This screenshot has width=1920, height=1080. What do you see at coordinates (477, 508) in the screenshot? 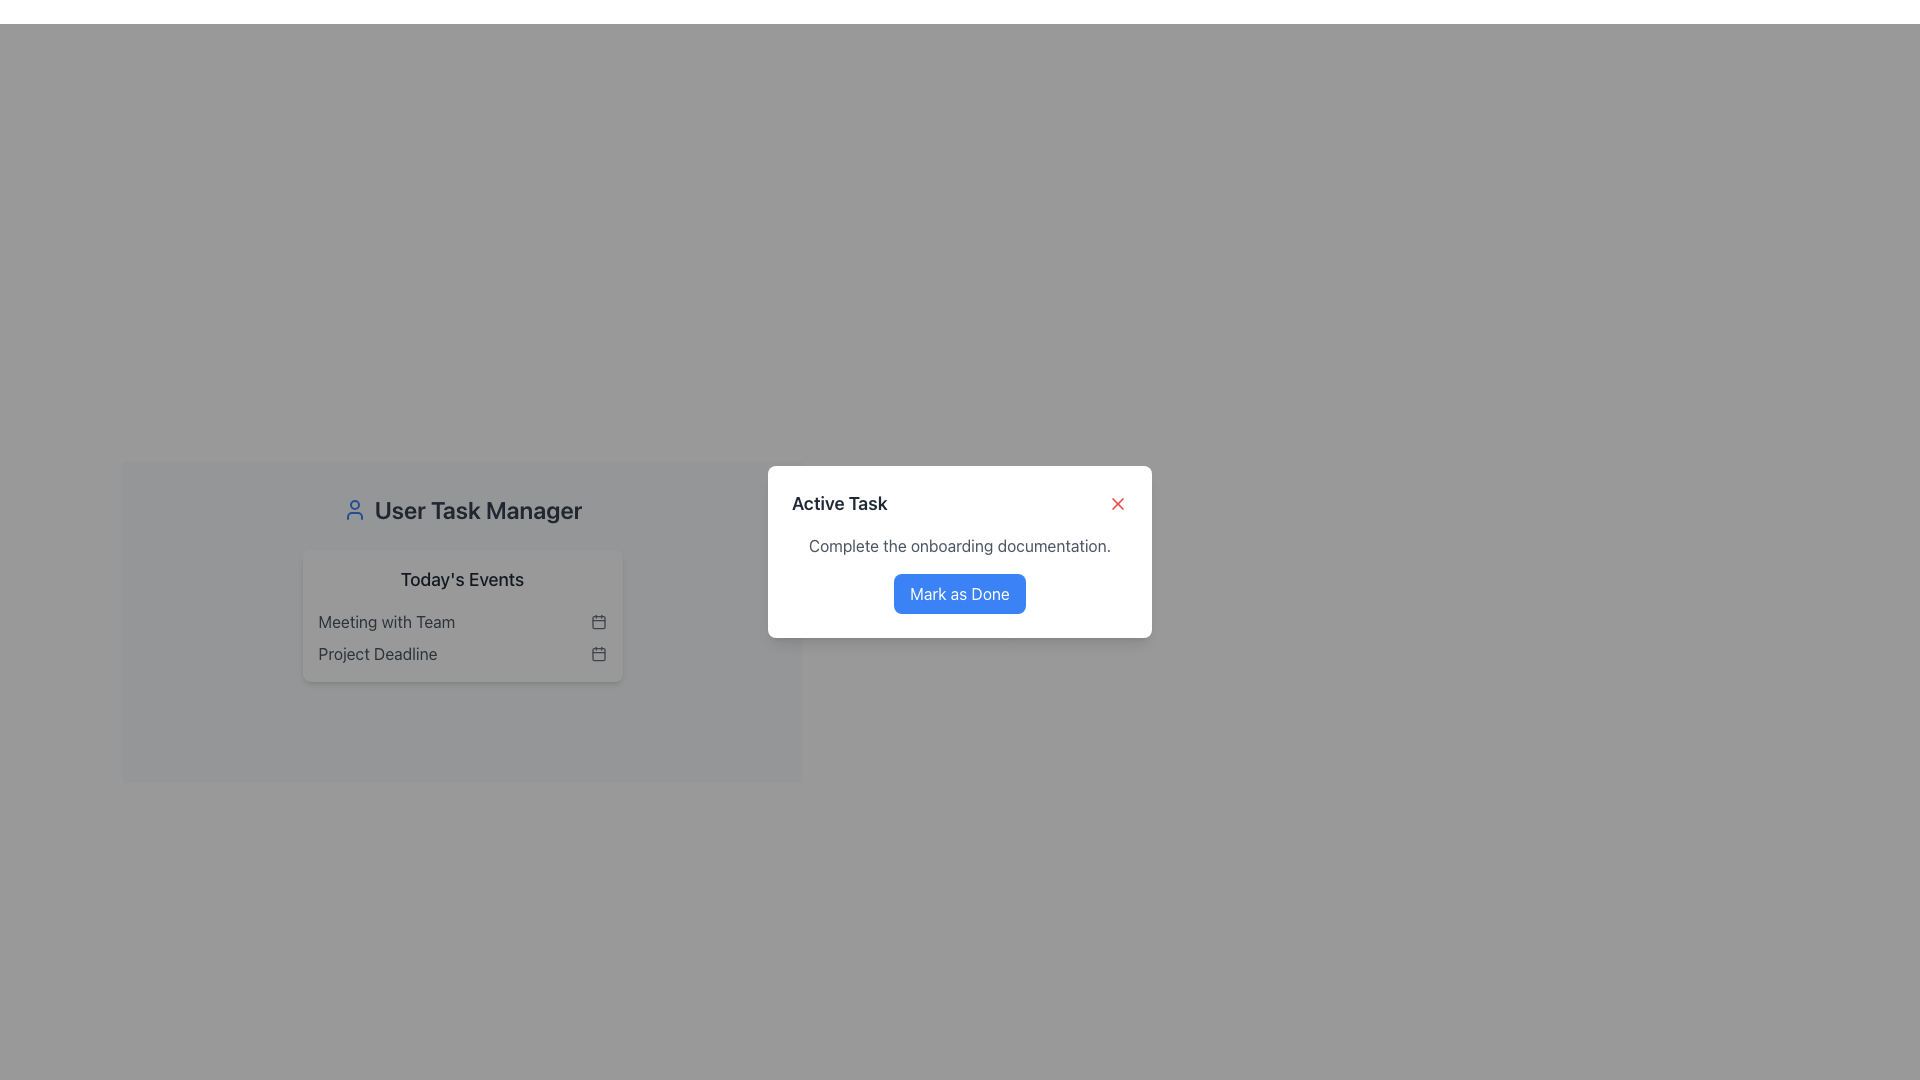
I see `the 'User Task Manager' text label which is displayed in bold light gray font, located above the 'Today's Events' panel and adjacent to a user icon` at bounding box center [477, 508].